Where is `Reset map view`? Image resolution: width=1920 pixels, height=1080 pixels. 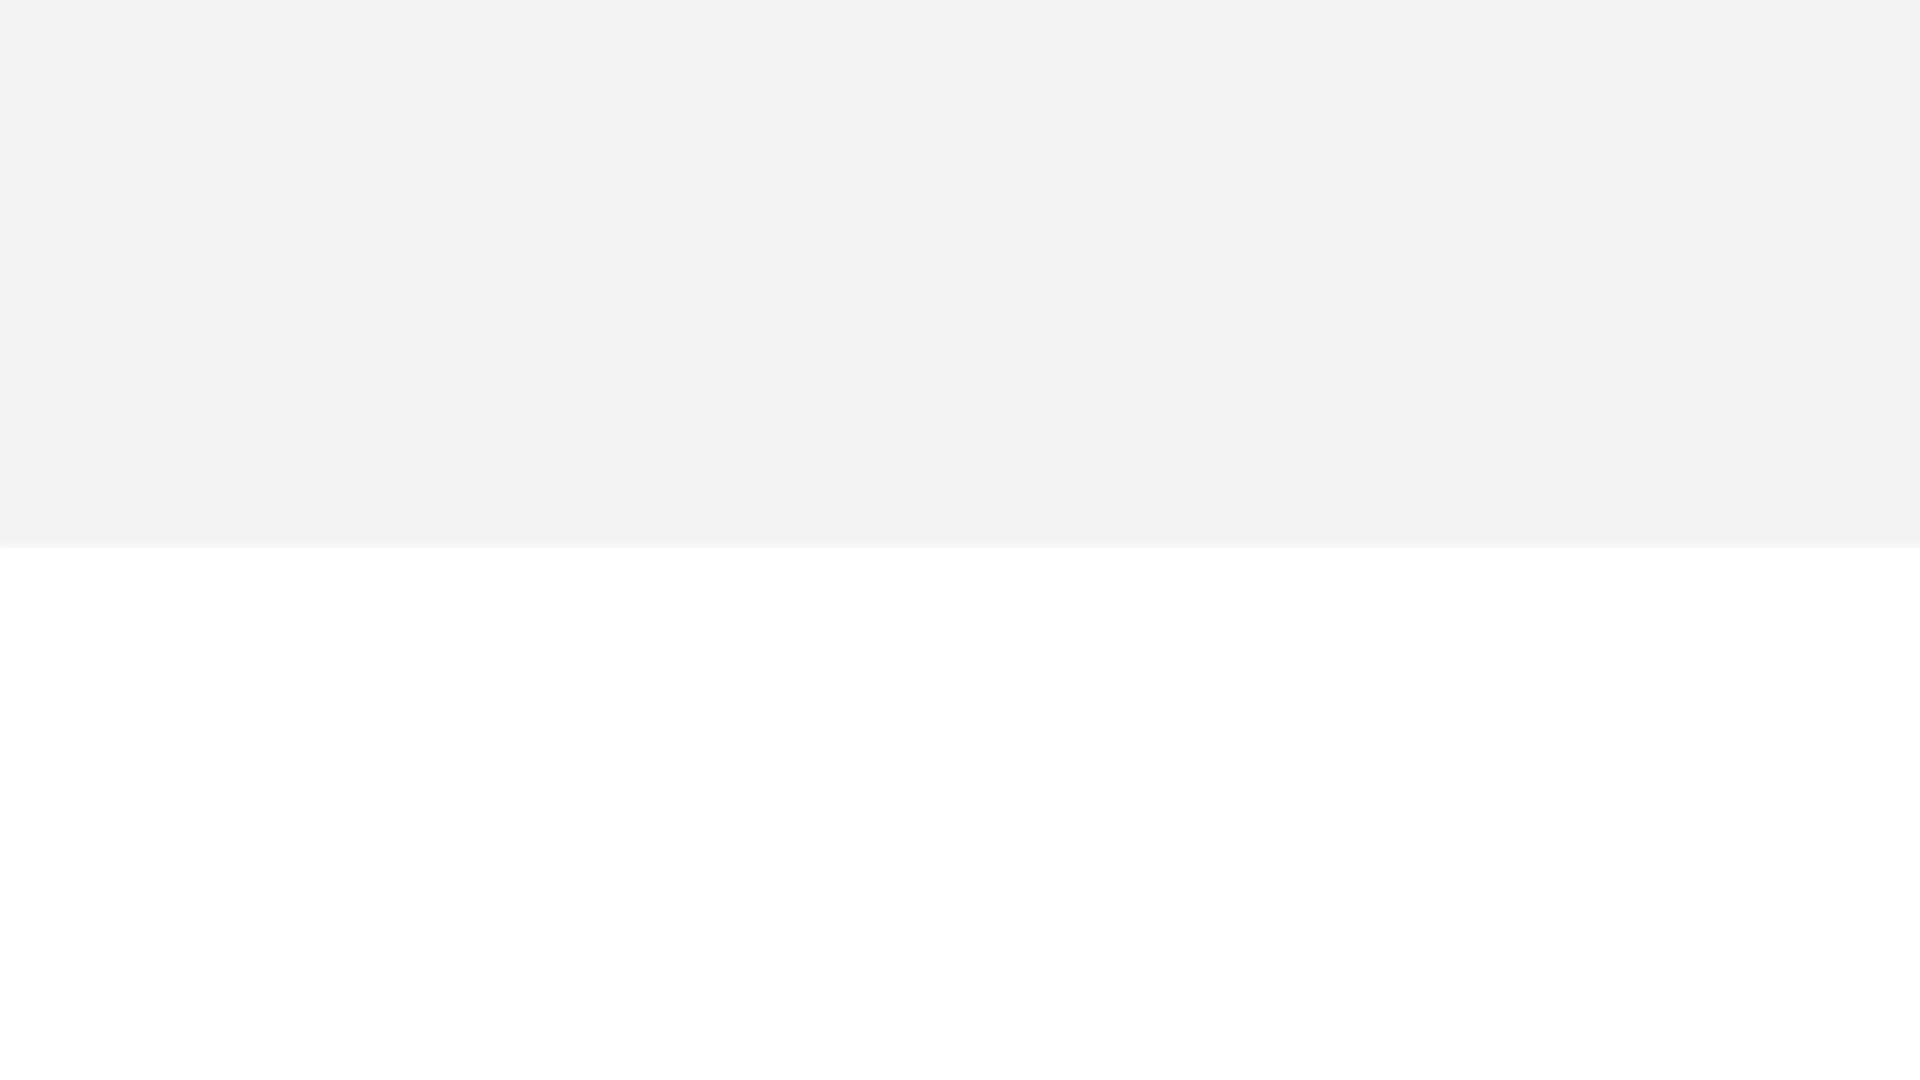
Reset map view is located at coordinates (1894, 73).